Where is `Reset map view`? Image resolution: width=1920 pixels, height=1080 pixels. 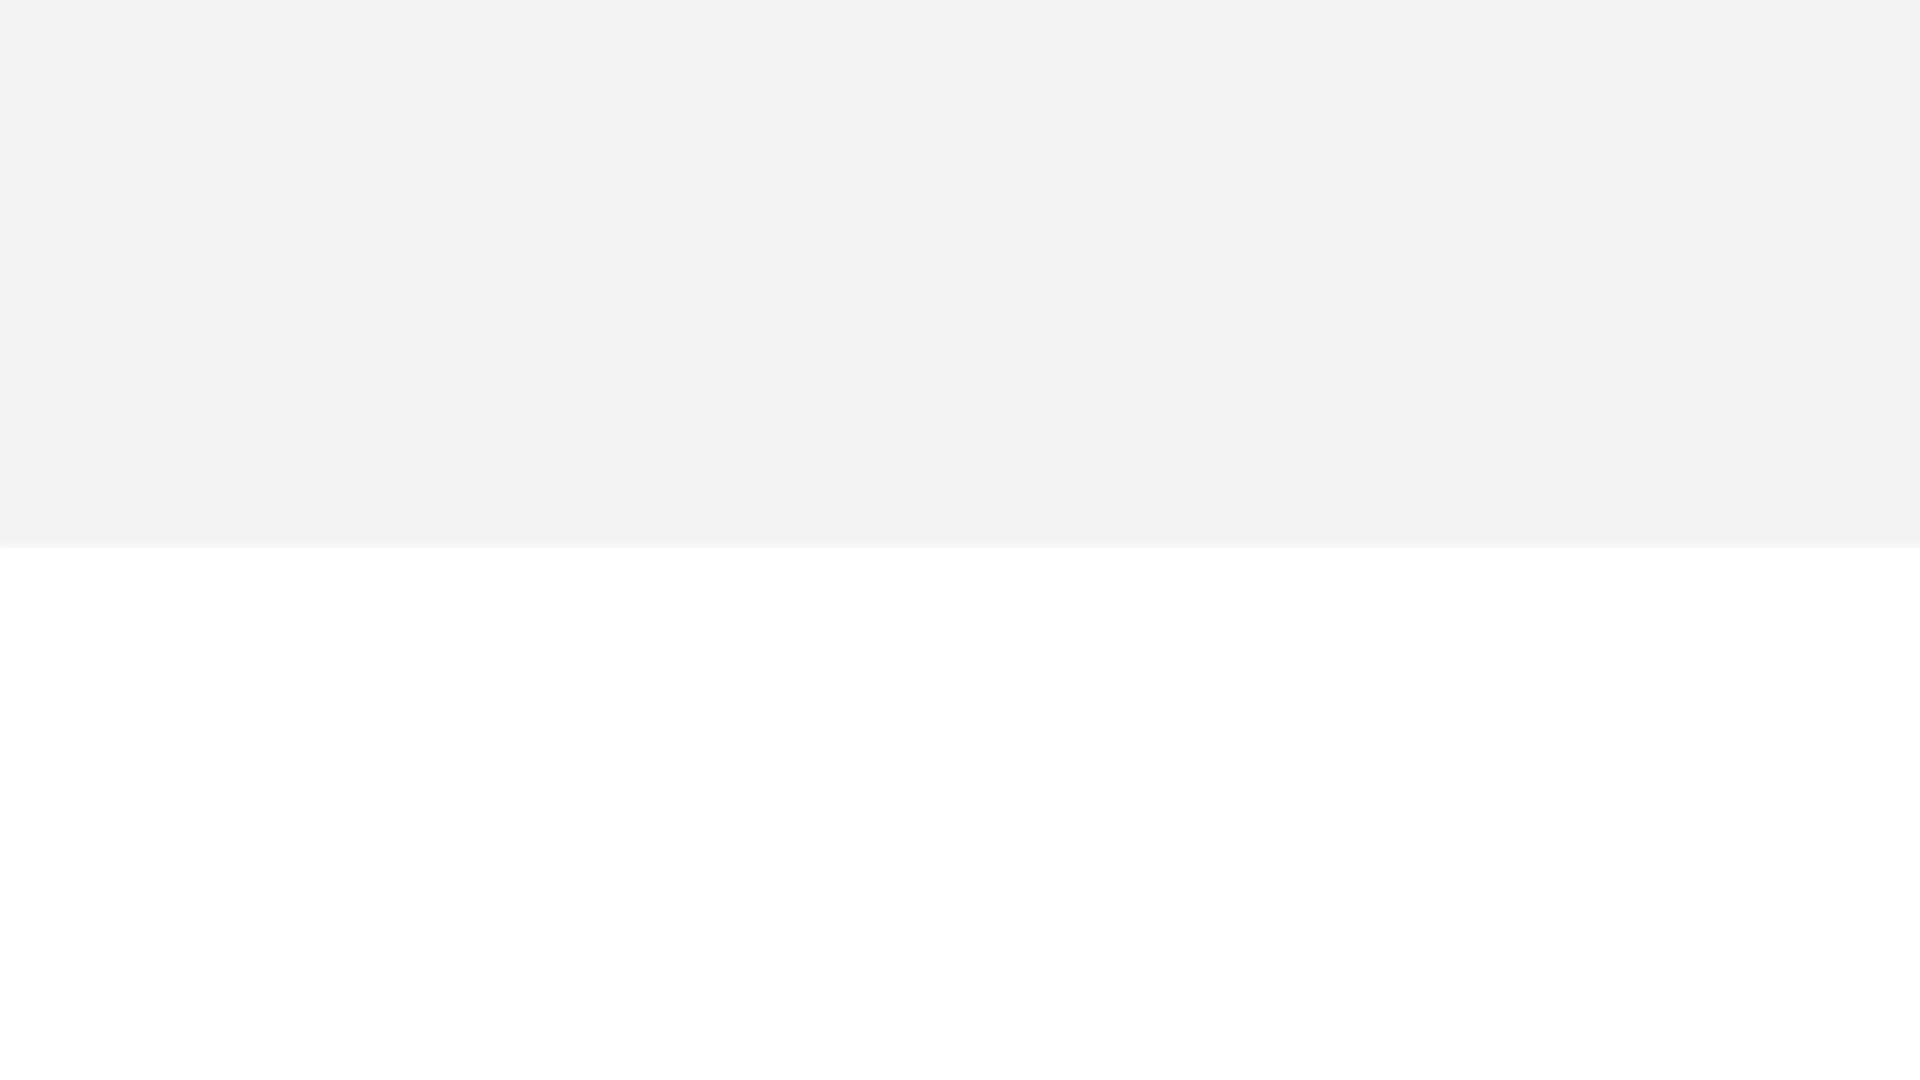
Reset map view is located at coordinates (1894, 73).